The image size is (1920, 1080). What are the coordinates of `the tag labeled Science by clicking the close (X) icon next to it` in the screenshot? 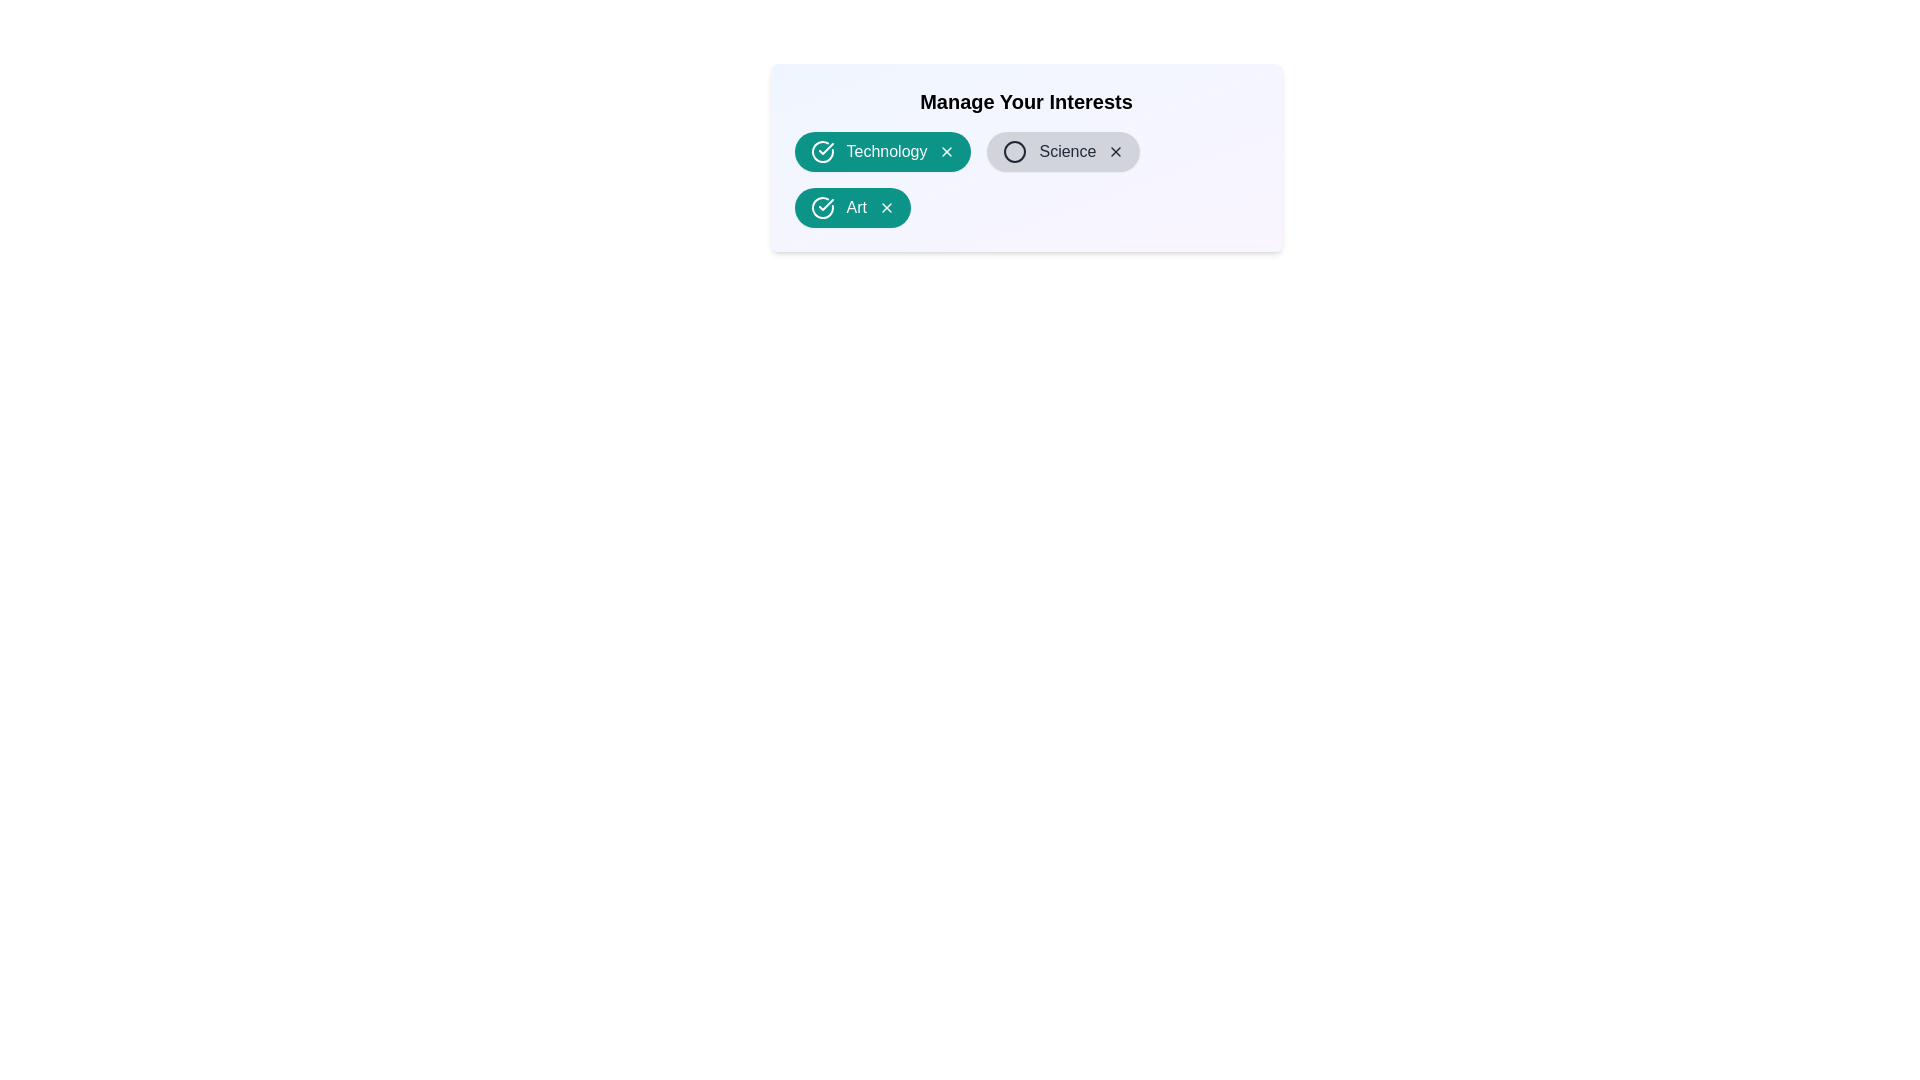 It's located at (1115, 150).